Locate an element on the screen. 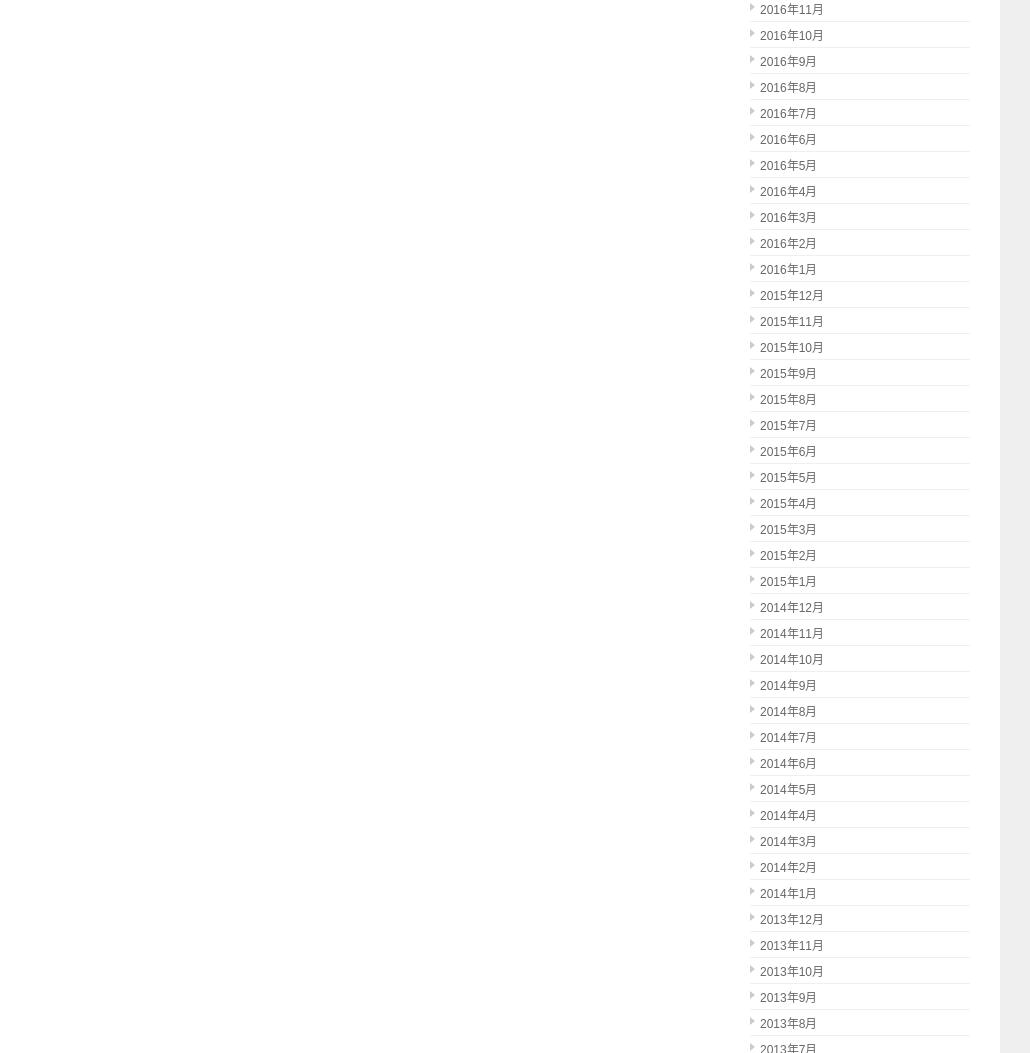 The image size is (1030, 1053). '2016年3月' is located at coordinates (787, 217).